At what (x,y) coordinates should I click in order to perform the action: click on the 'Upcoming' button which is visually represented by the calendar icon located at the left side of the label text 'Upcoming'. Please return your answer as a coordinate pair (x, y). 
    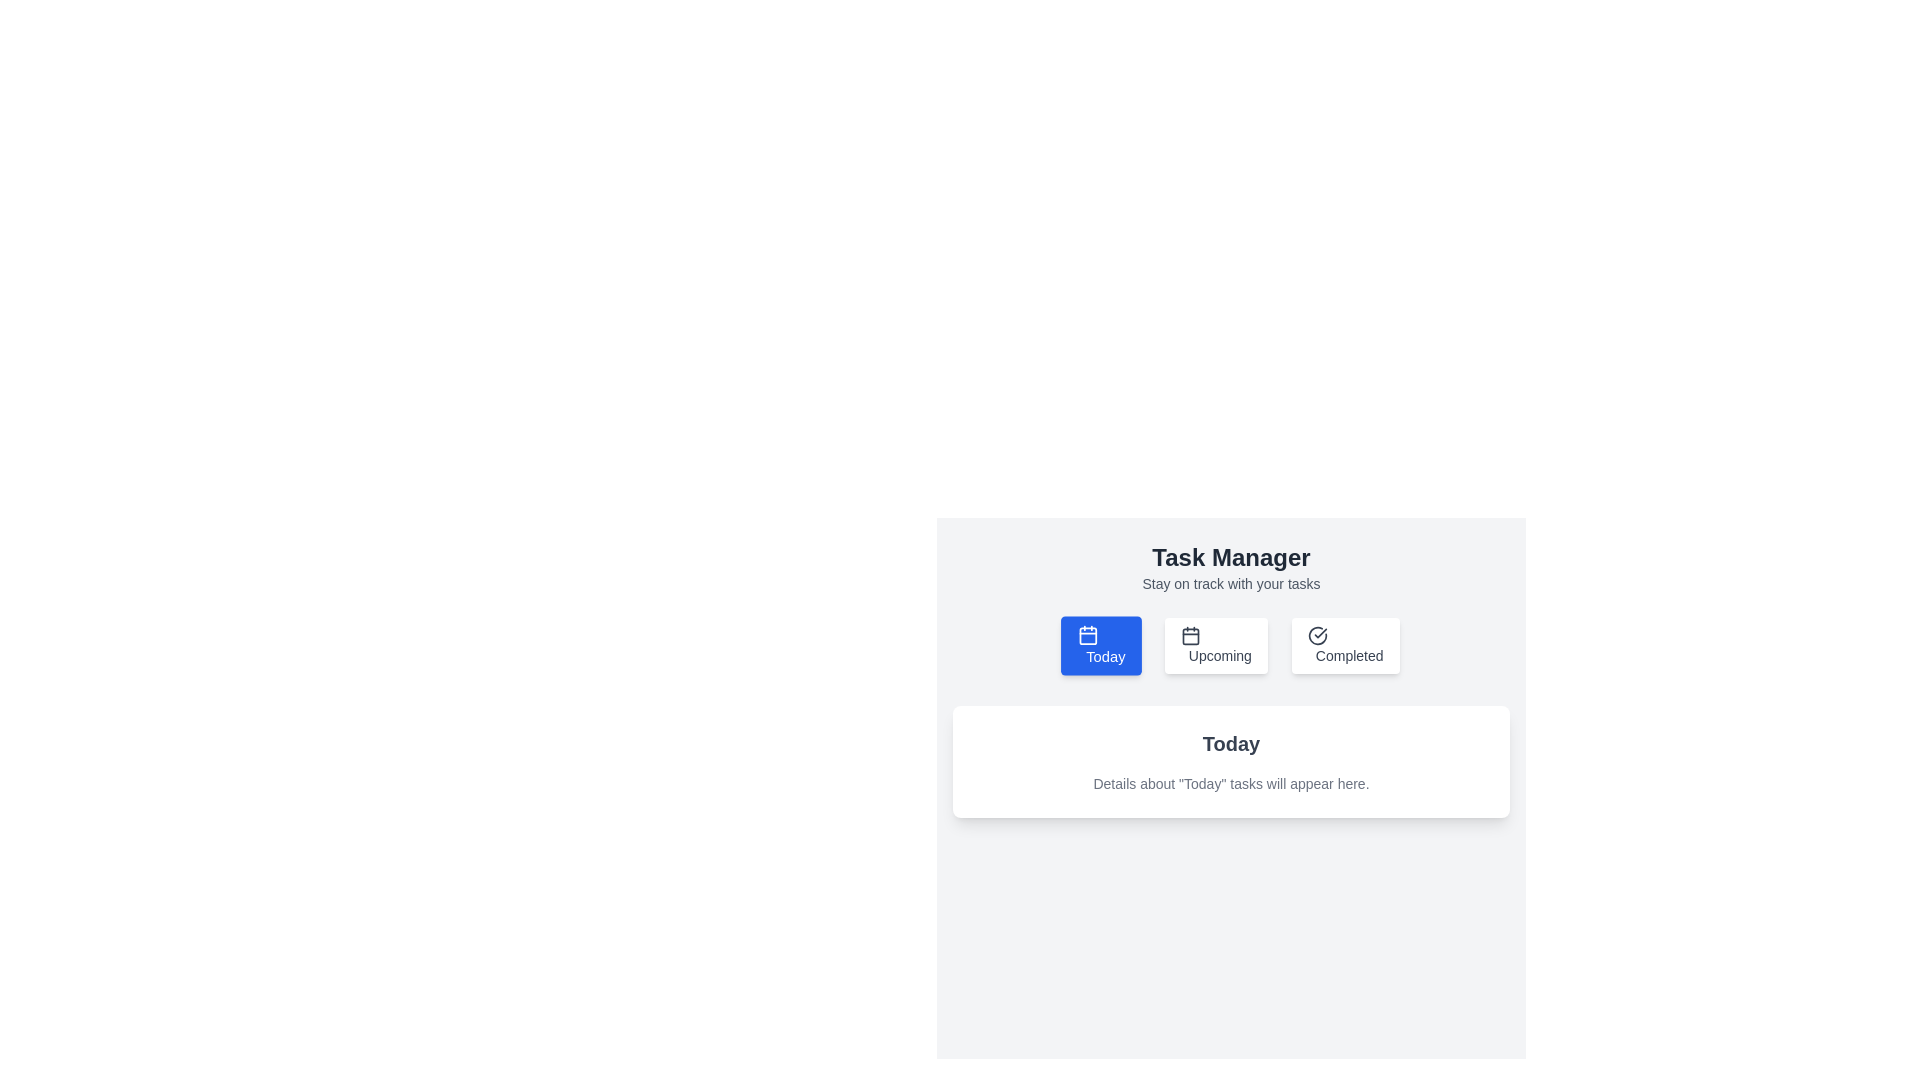
    Looking at the image, I should click on (1190, 636).